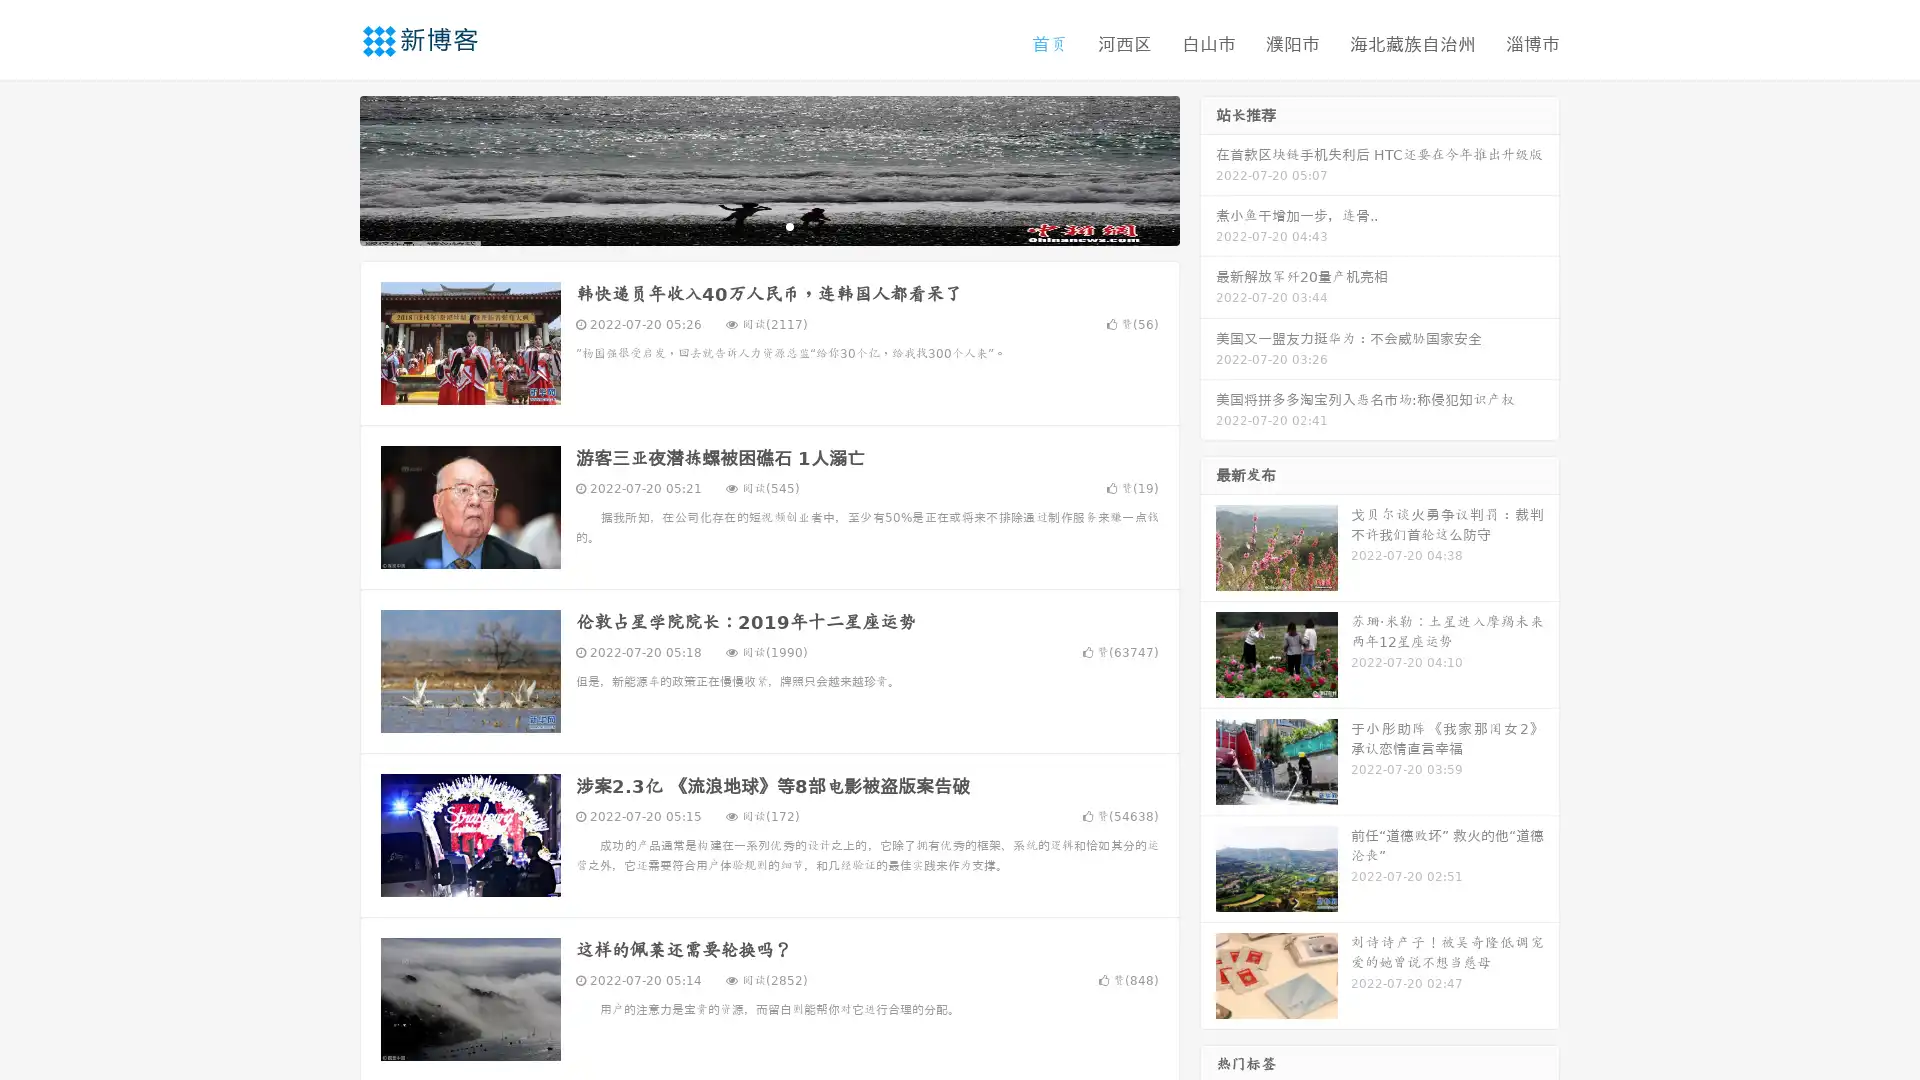 Image resolution: width=1920 pixels, height=1080 pixels. Describe the element at coordinates (1208, 168) in the screenshot. I see `Next slide` at that location.